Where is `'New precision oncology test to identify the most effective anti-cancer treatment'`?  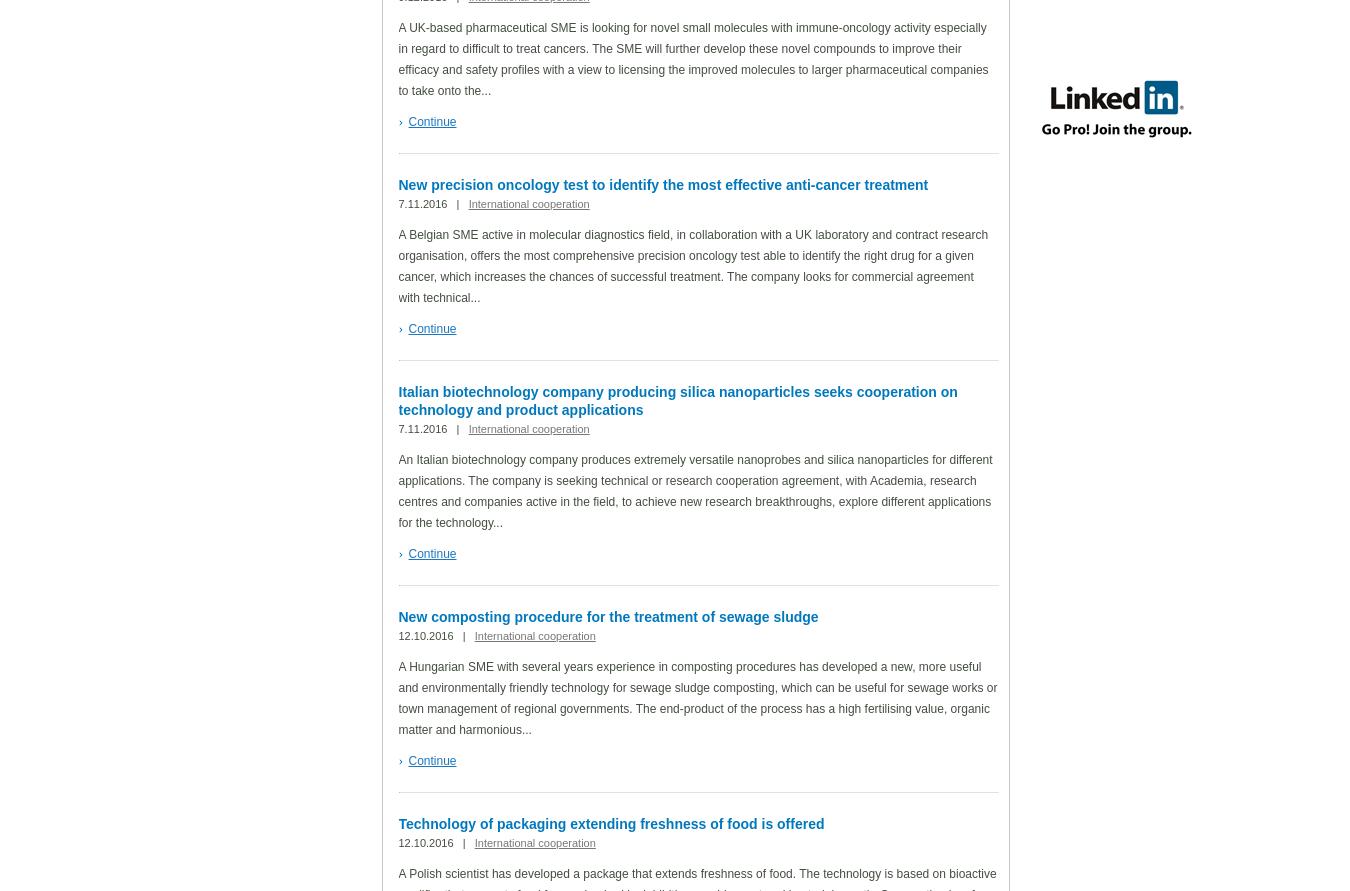
'New precision oncology test to identify the most effective anti-cancer treatment' is located at coordinates (662, 184).